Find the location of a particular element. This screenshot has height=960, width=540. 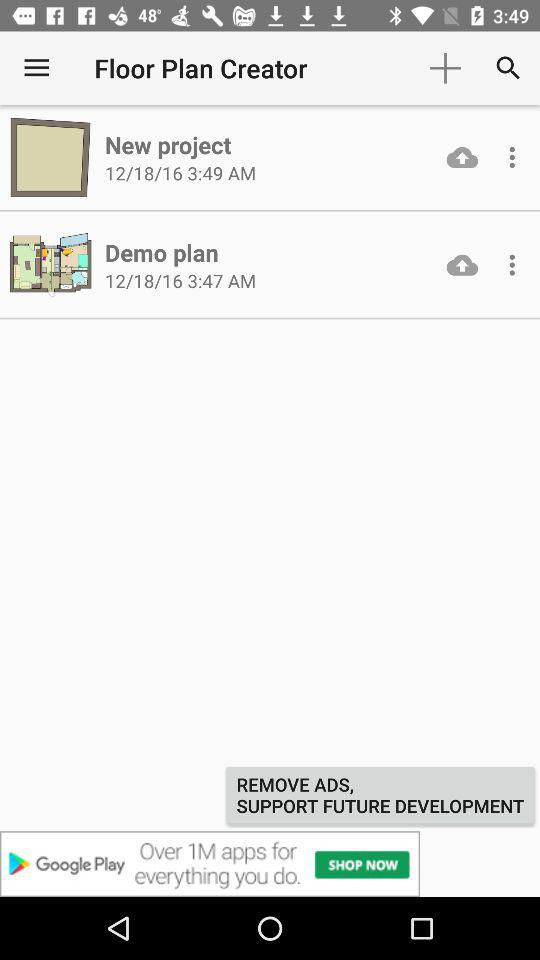

upload demo plan project is located at coordinates (462, 264).